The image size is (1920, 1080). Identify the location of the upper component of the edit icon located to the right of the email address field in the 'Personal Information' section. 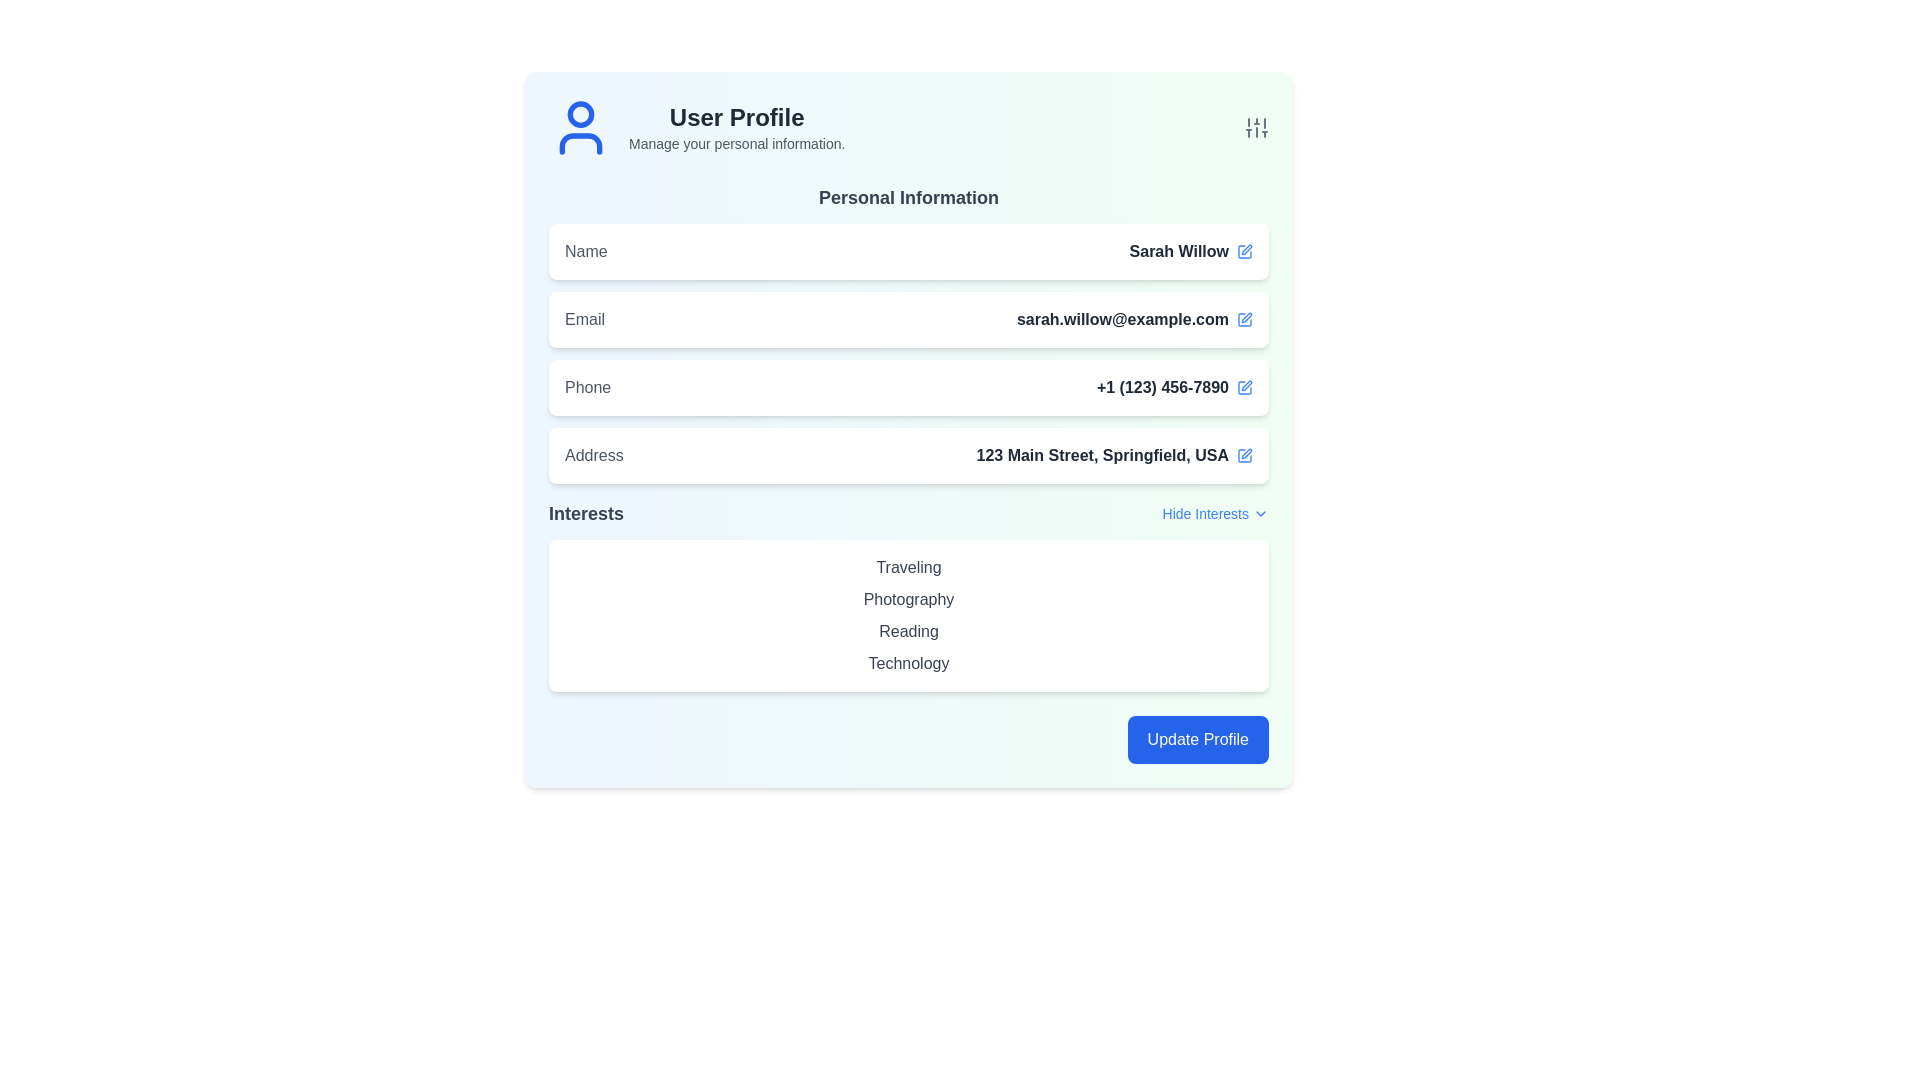
(1243, 319).